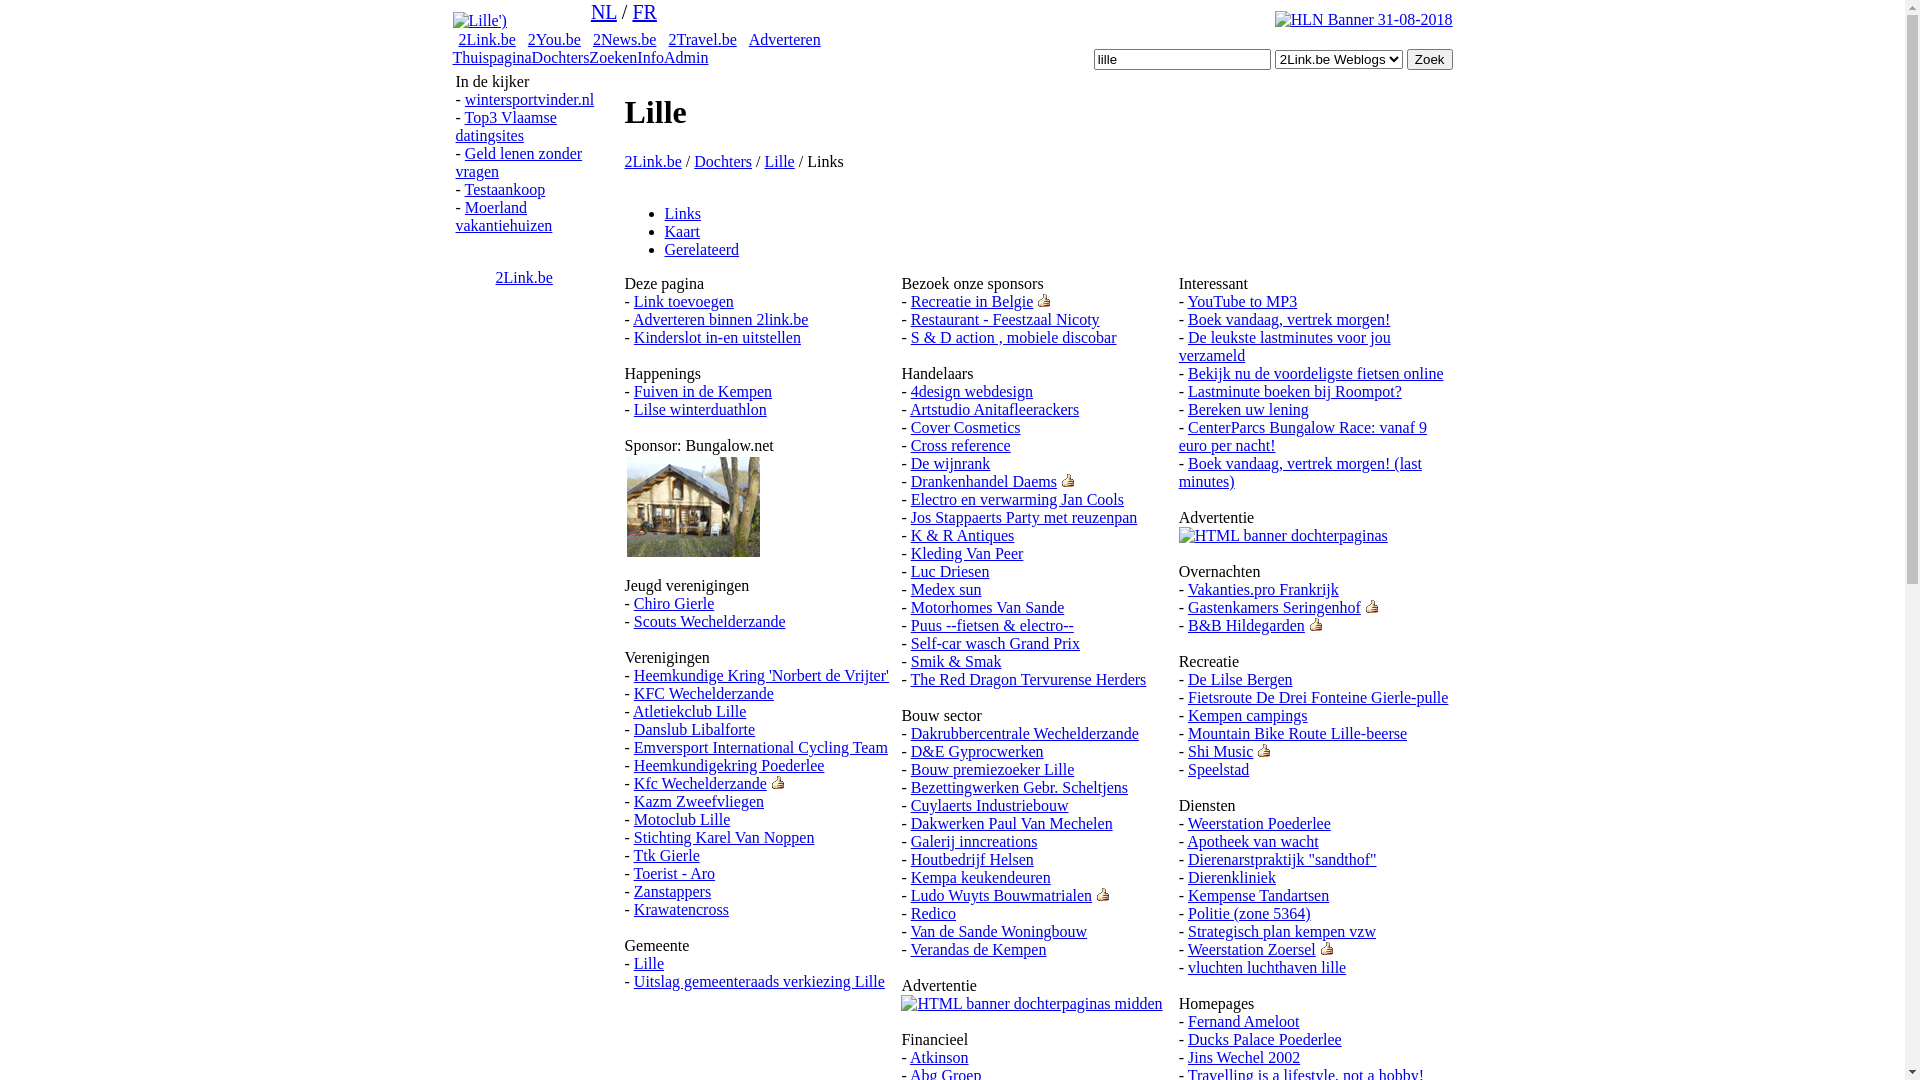 The width and height of the screenshot is (1920, 1080). What do you see at coordinates (910, 606) in the screenshot?
I see `'Motorhomes Van Sande'` at bounding box center [910, 606].